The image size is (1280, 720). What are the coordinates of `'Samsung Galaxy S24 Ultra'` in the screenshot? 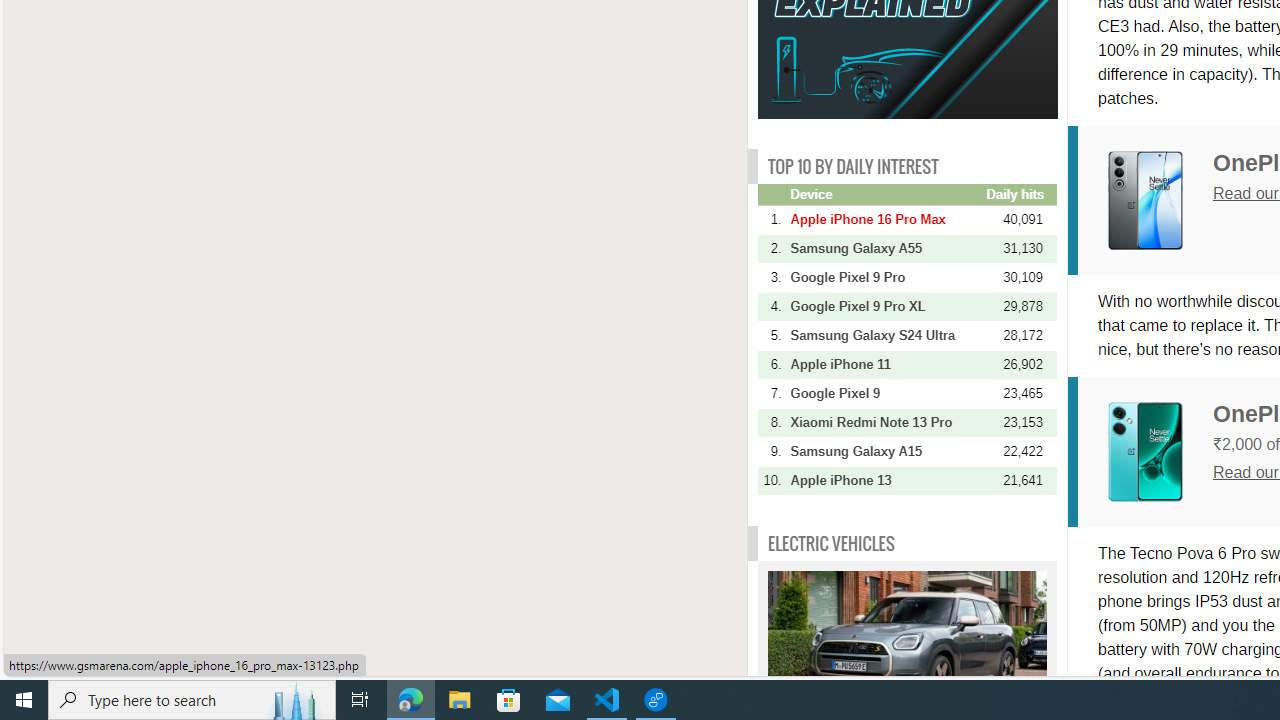 It's located at (885, 334).